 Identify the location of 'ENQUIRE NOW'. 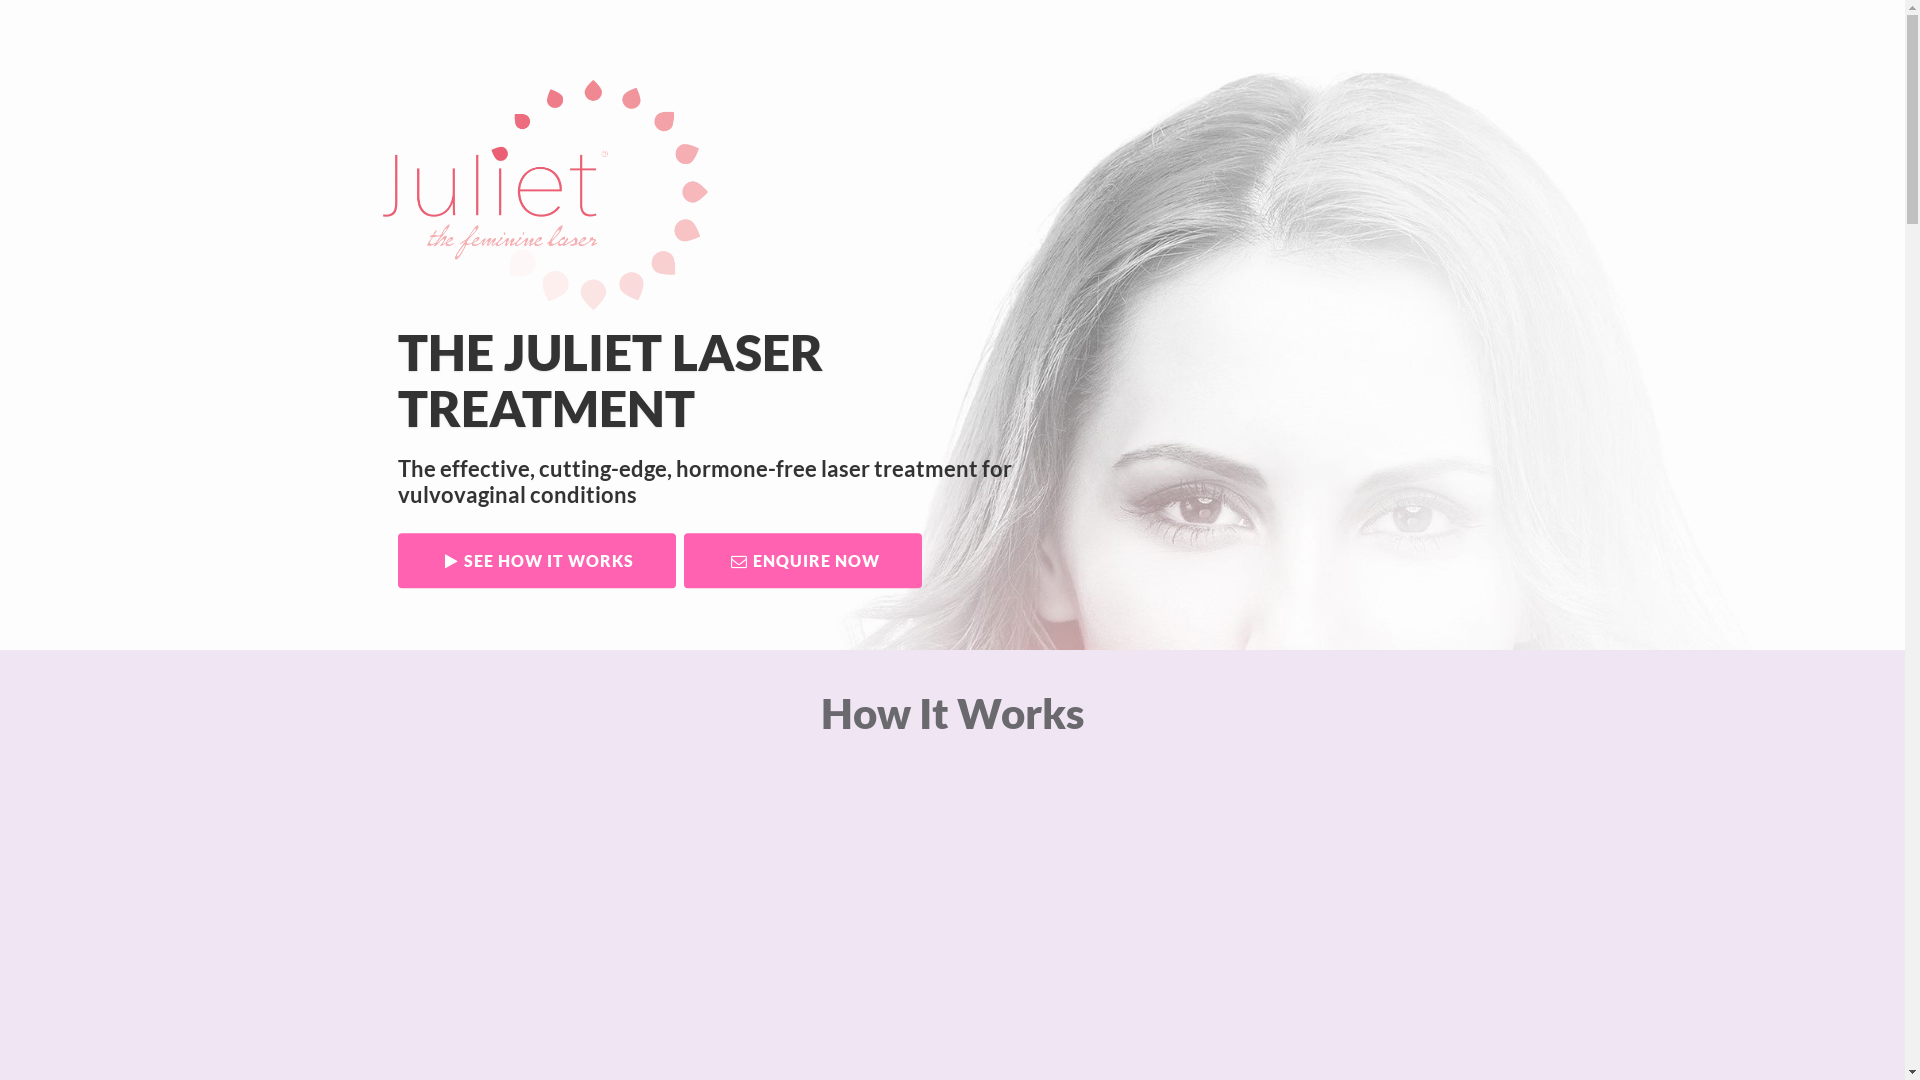
(802, 560).